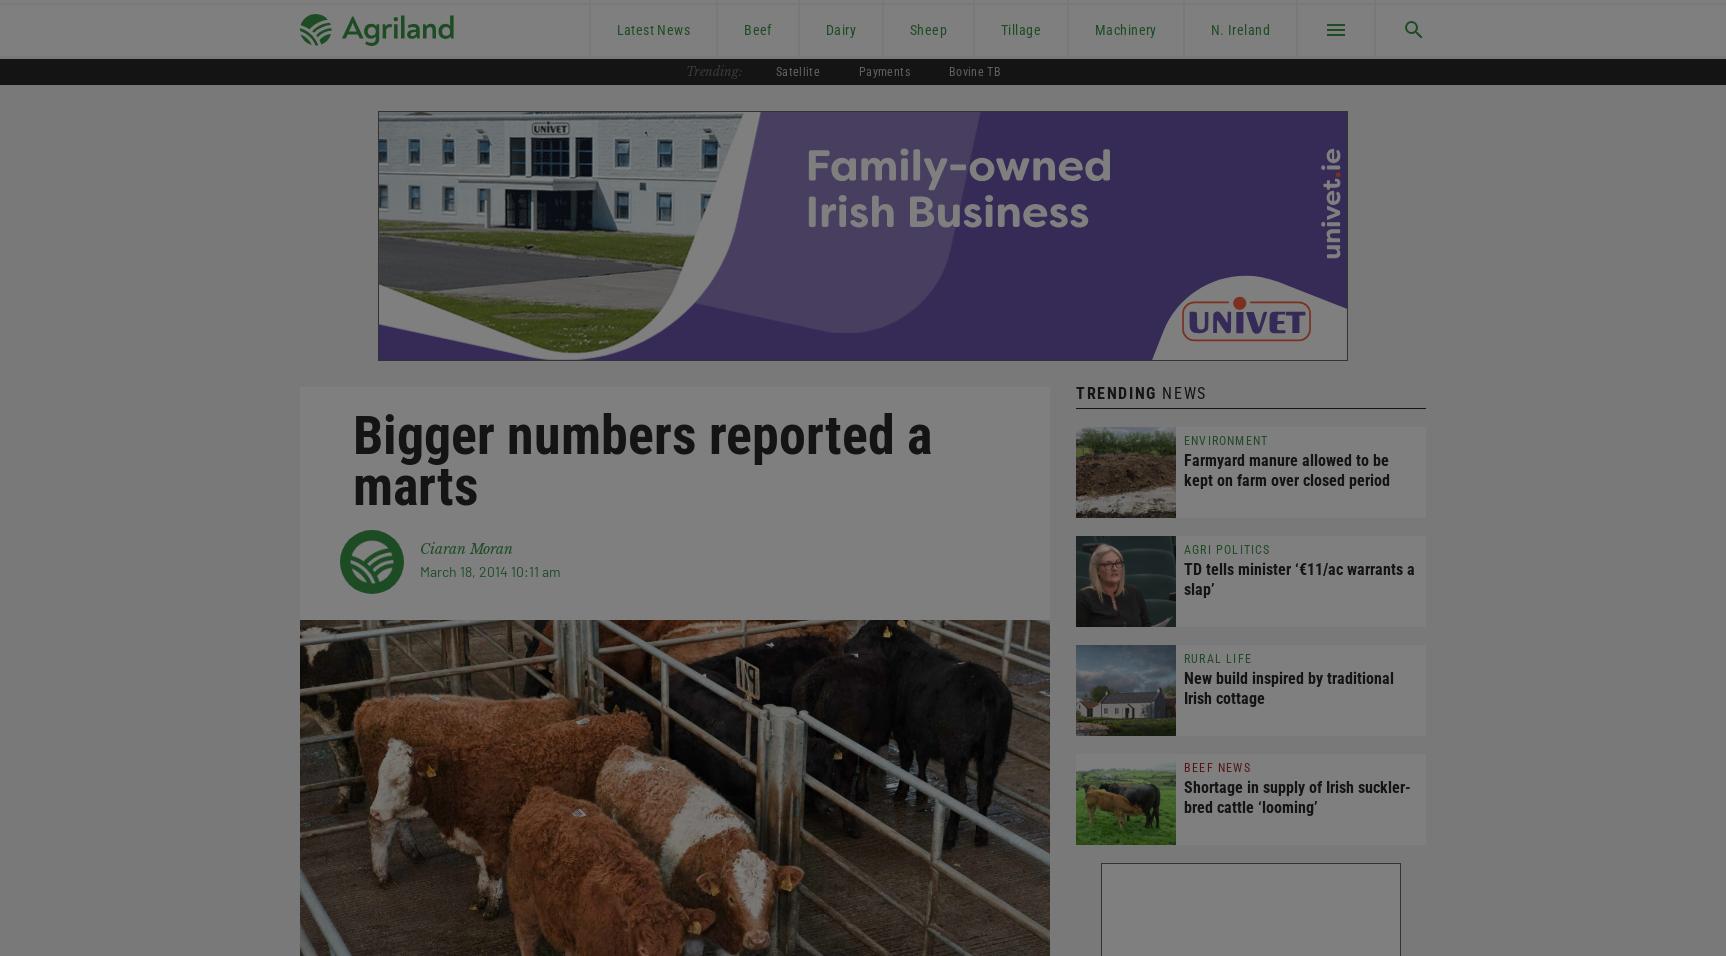 The height and width of the screenshot is (956, 1726). Describe the element at coordinates (1296, 795) in the screenshot. I see `'Shortage in supply of Irish suckler-bred cattle ‘looming’'` at that location.